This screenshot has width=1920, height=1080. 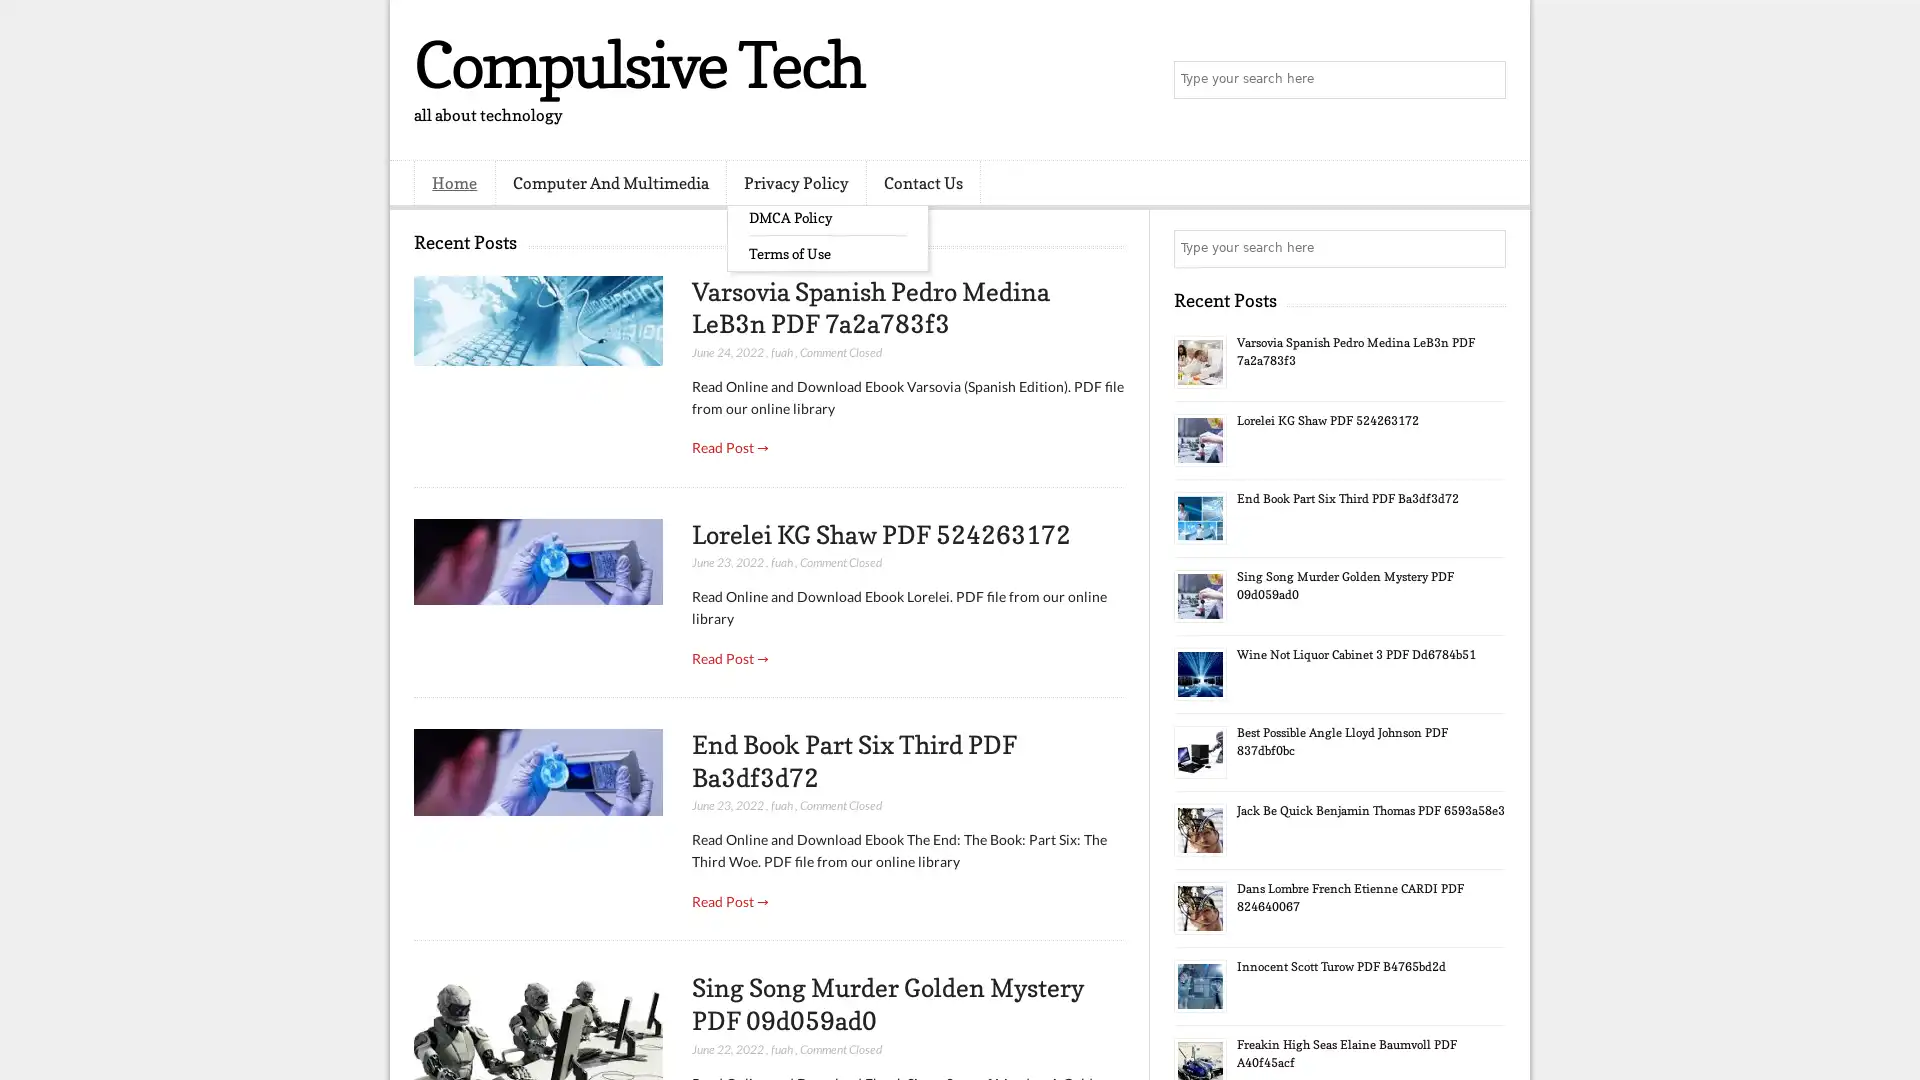 What do you see at coordinates (1485, 80) in the screenshot?
I see `Search` at bounding box center [1485, 80].